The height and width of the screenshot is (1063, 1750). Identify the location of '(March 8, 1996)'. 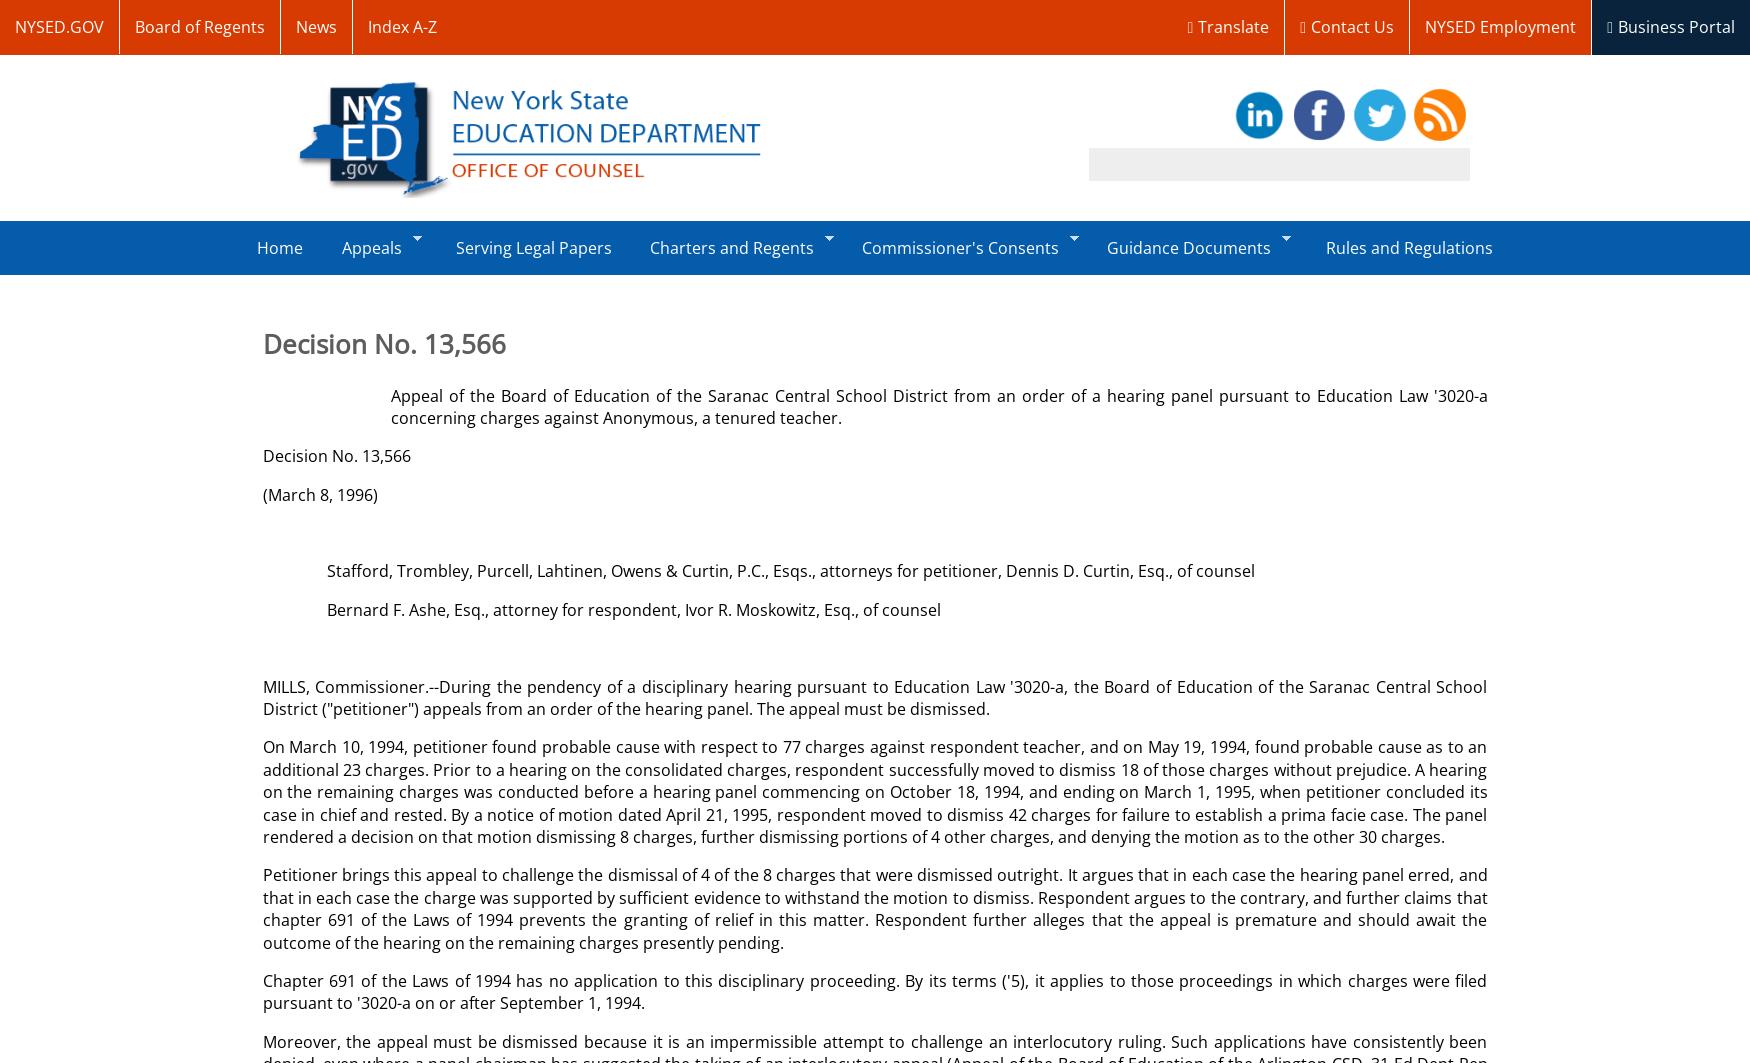
(319, 493).